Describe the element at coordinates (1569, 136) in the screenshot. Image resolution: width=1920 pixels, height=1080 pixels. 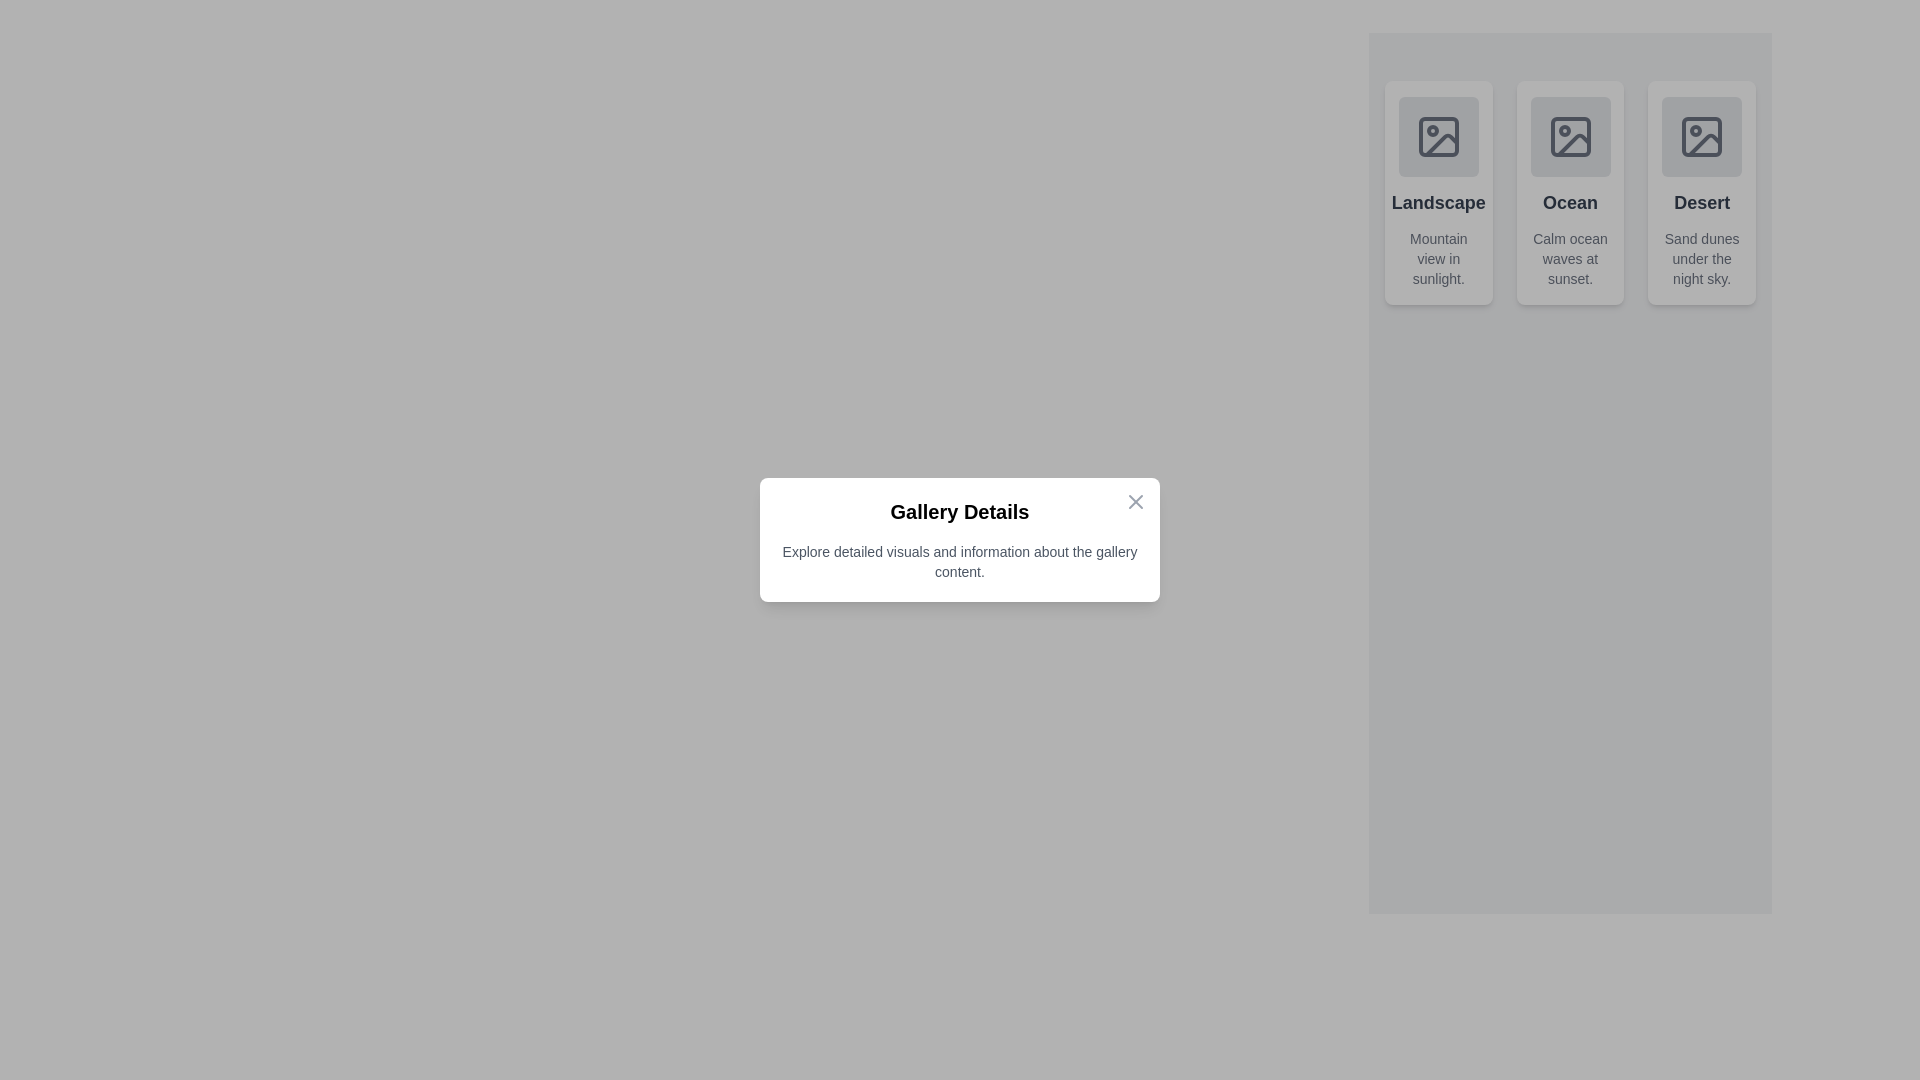
I see `the rectangular subcomponent of the image icon located within the 'Ocean' card, which is part of the three-card layout` at that location.